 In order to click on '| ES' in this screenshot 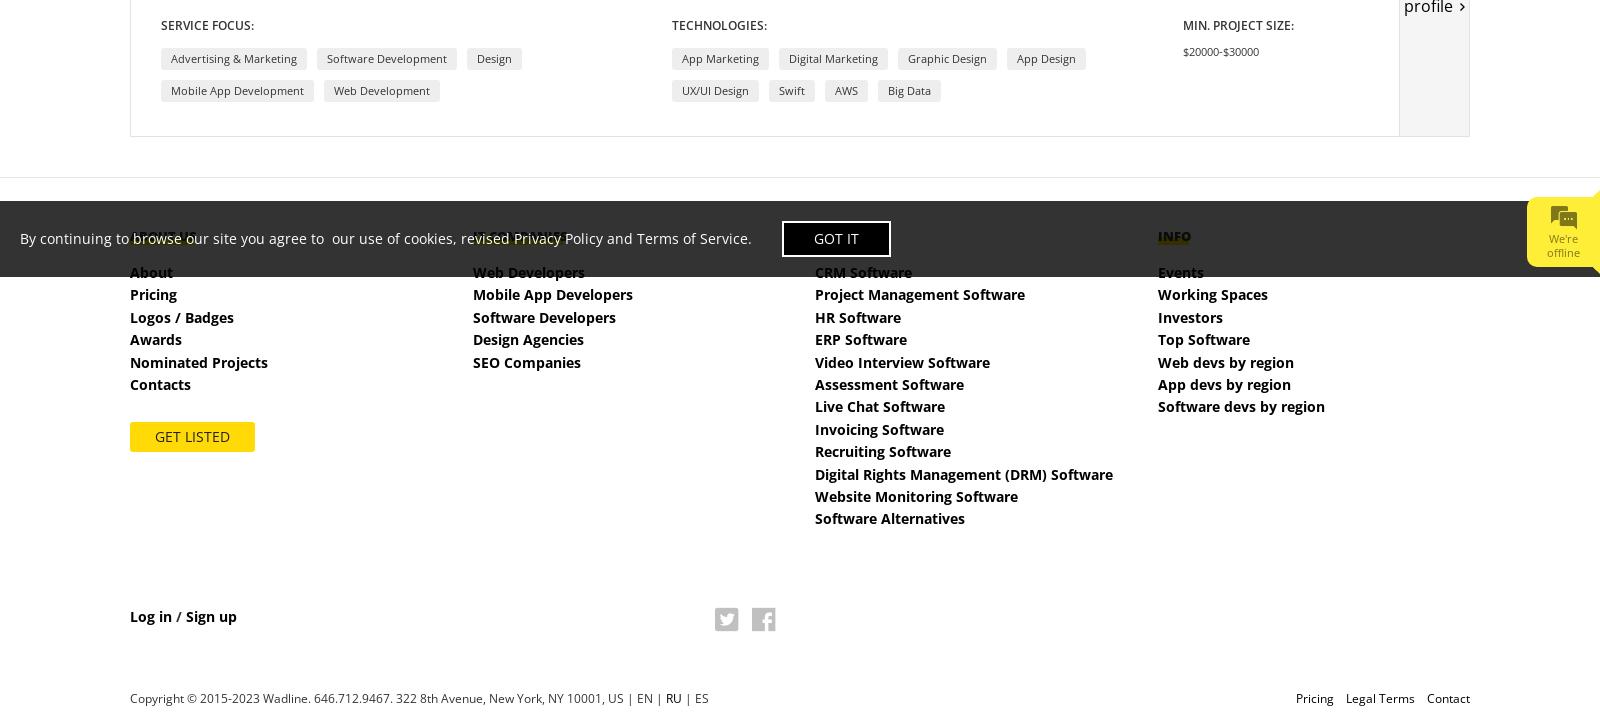, I will do `click(695, 696)`.